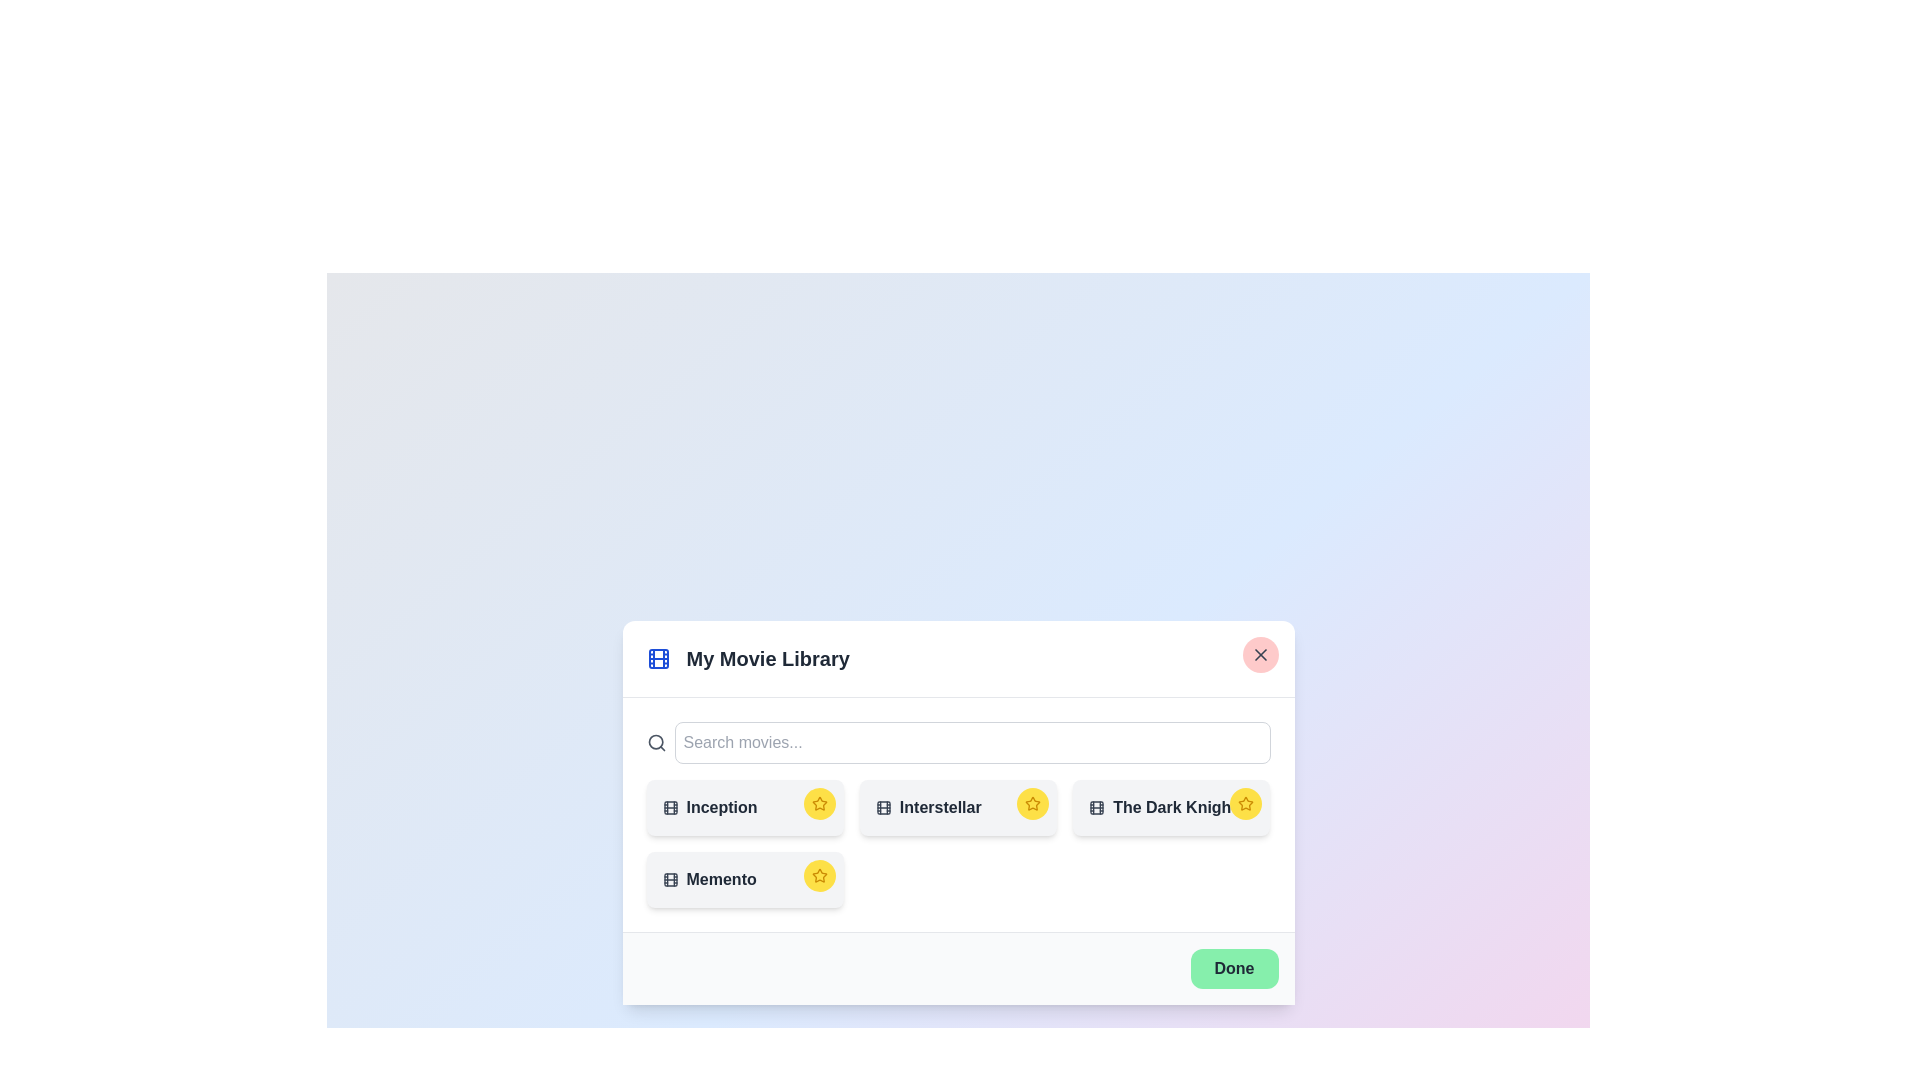  Describe the element at coordinates (819, 802) in the screenshot. I see `the rating icon for the movie 'Inception' in 'My Movie Library' to express selection or rating` at that location.